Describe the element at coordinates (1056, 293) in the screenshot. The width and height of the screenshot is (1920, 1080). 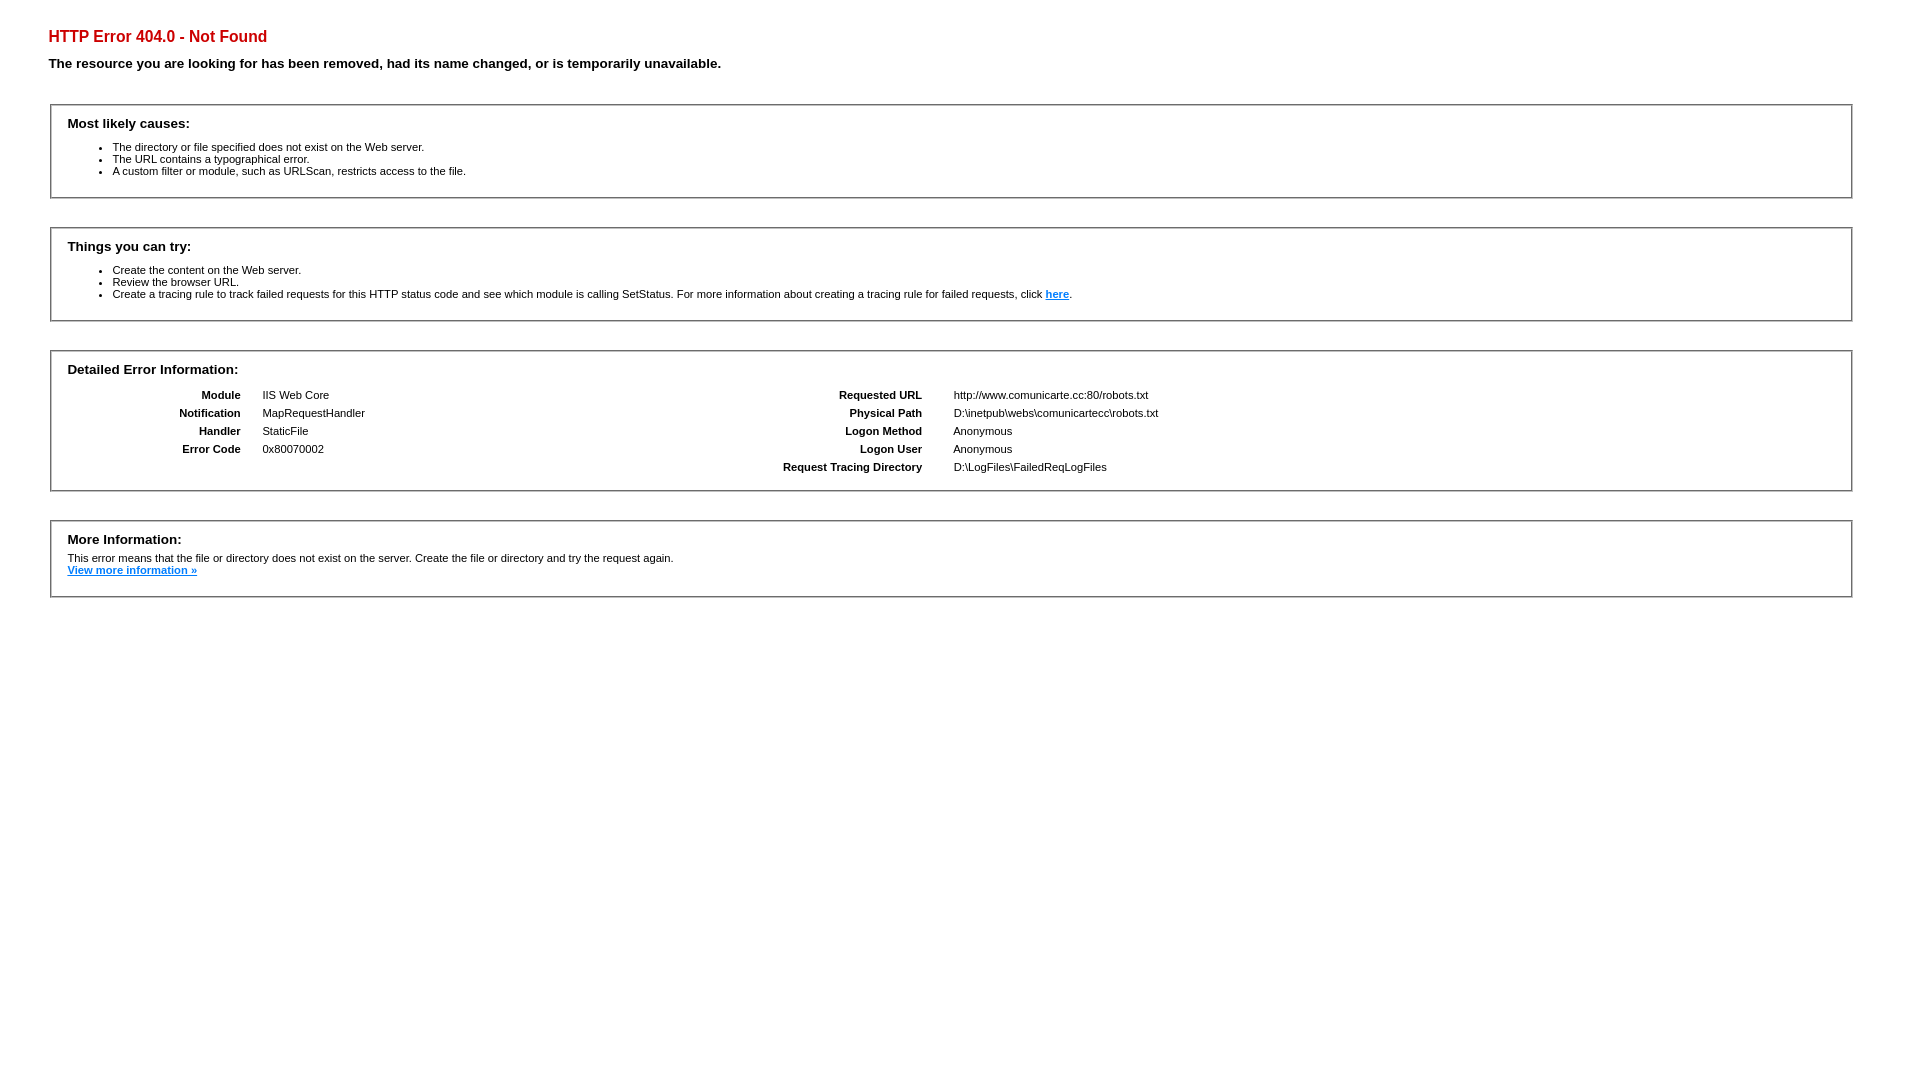
I see `'here'` at that location.